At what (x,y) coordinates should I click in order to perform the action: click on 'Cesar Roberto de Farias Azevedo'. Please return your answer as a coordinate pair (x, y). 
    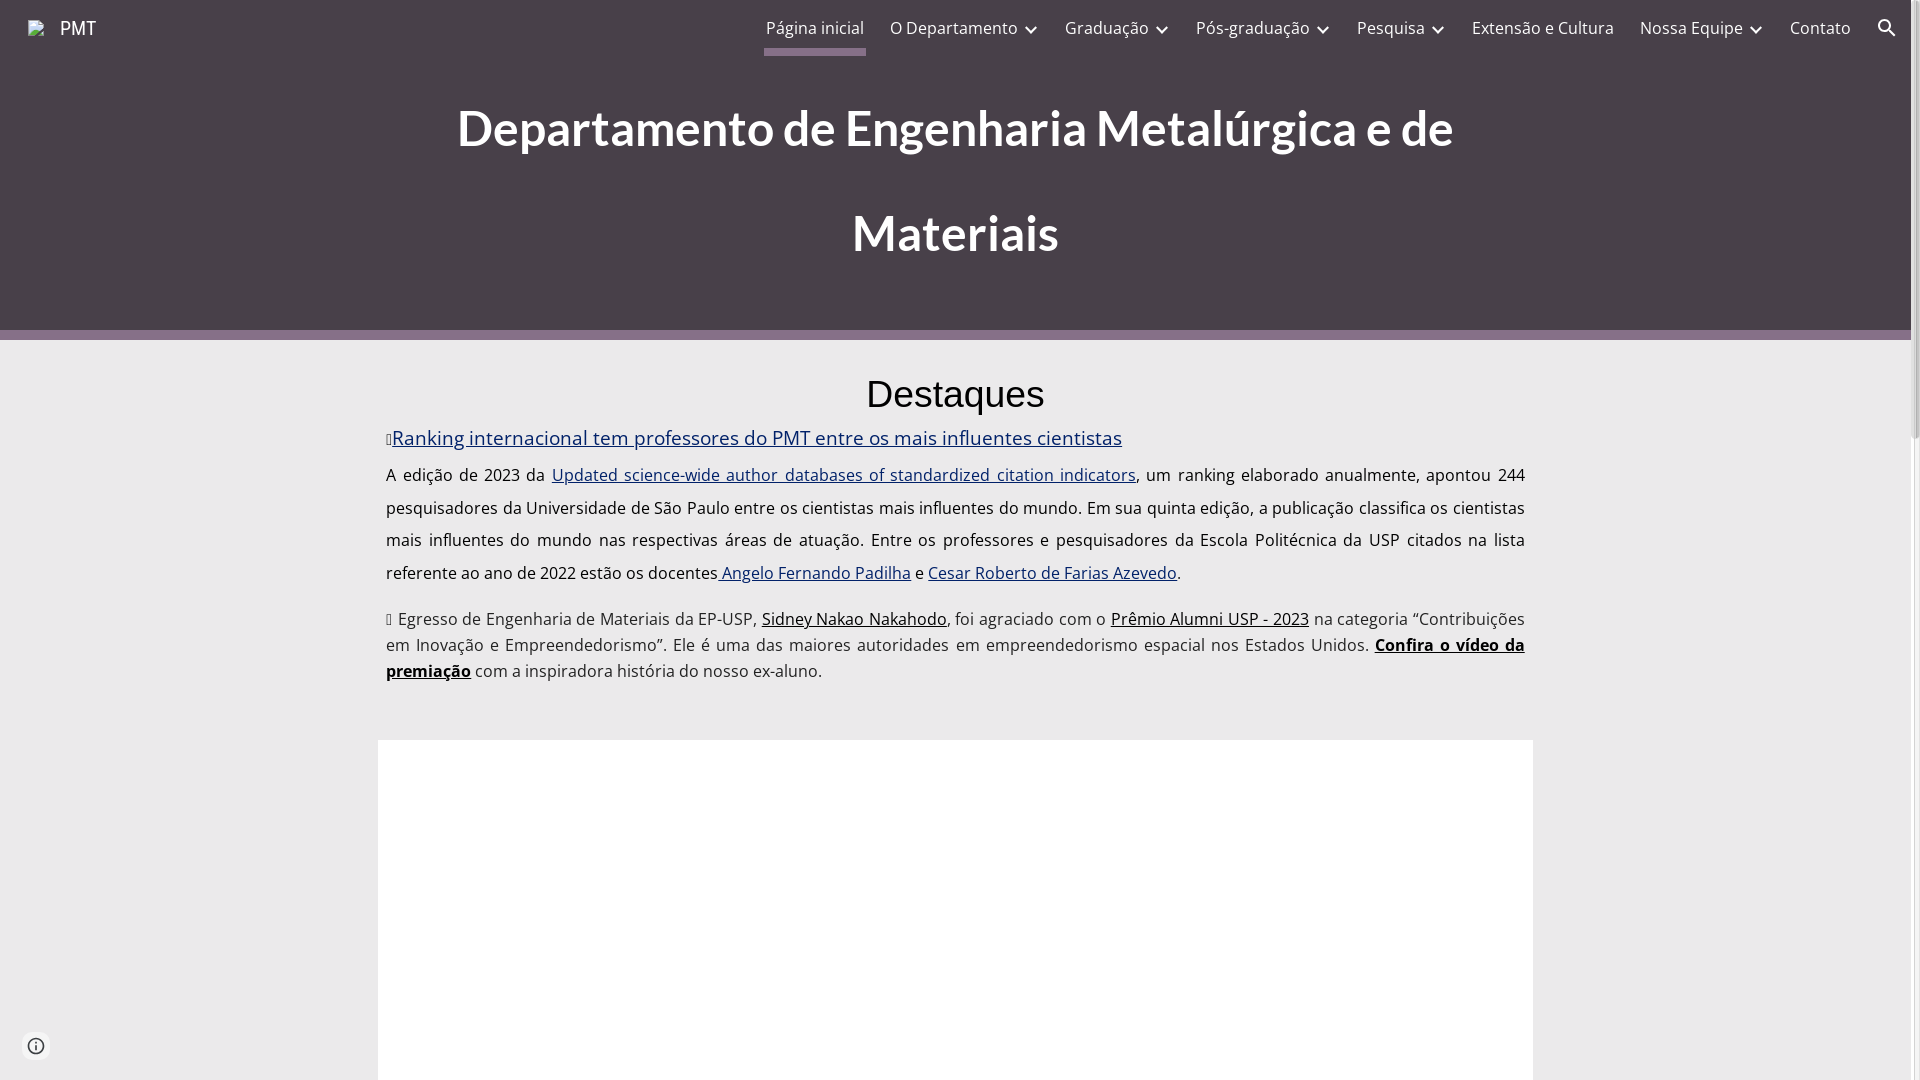
    Looking at the image, I should click on (1051, 571).